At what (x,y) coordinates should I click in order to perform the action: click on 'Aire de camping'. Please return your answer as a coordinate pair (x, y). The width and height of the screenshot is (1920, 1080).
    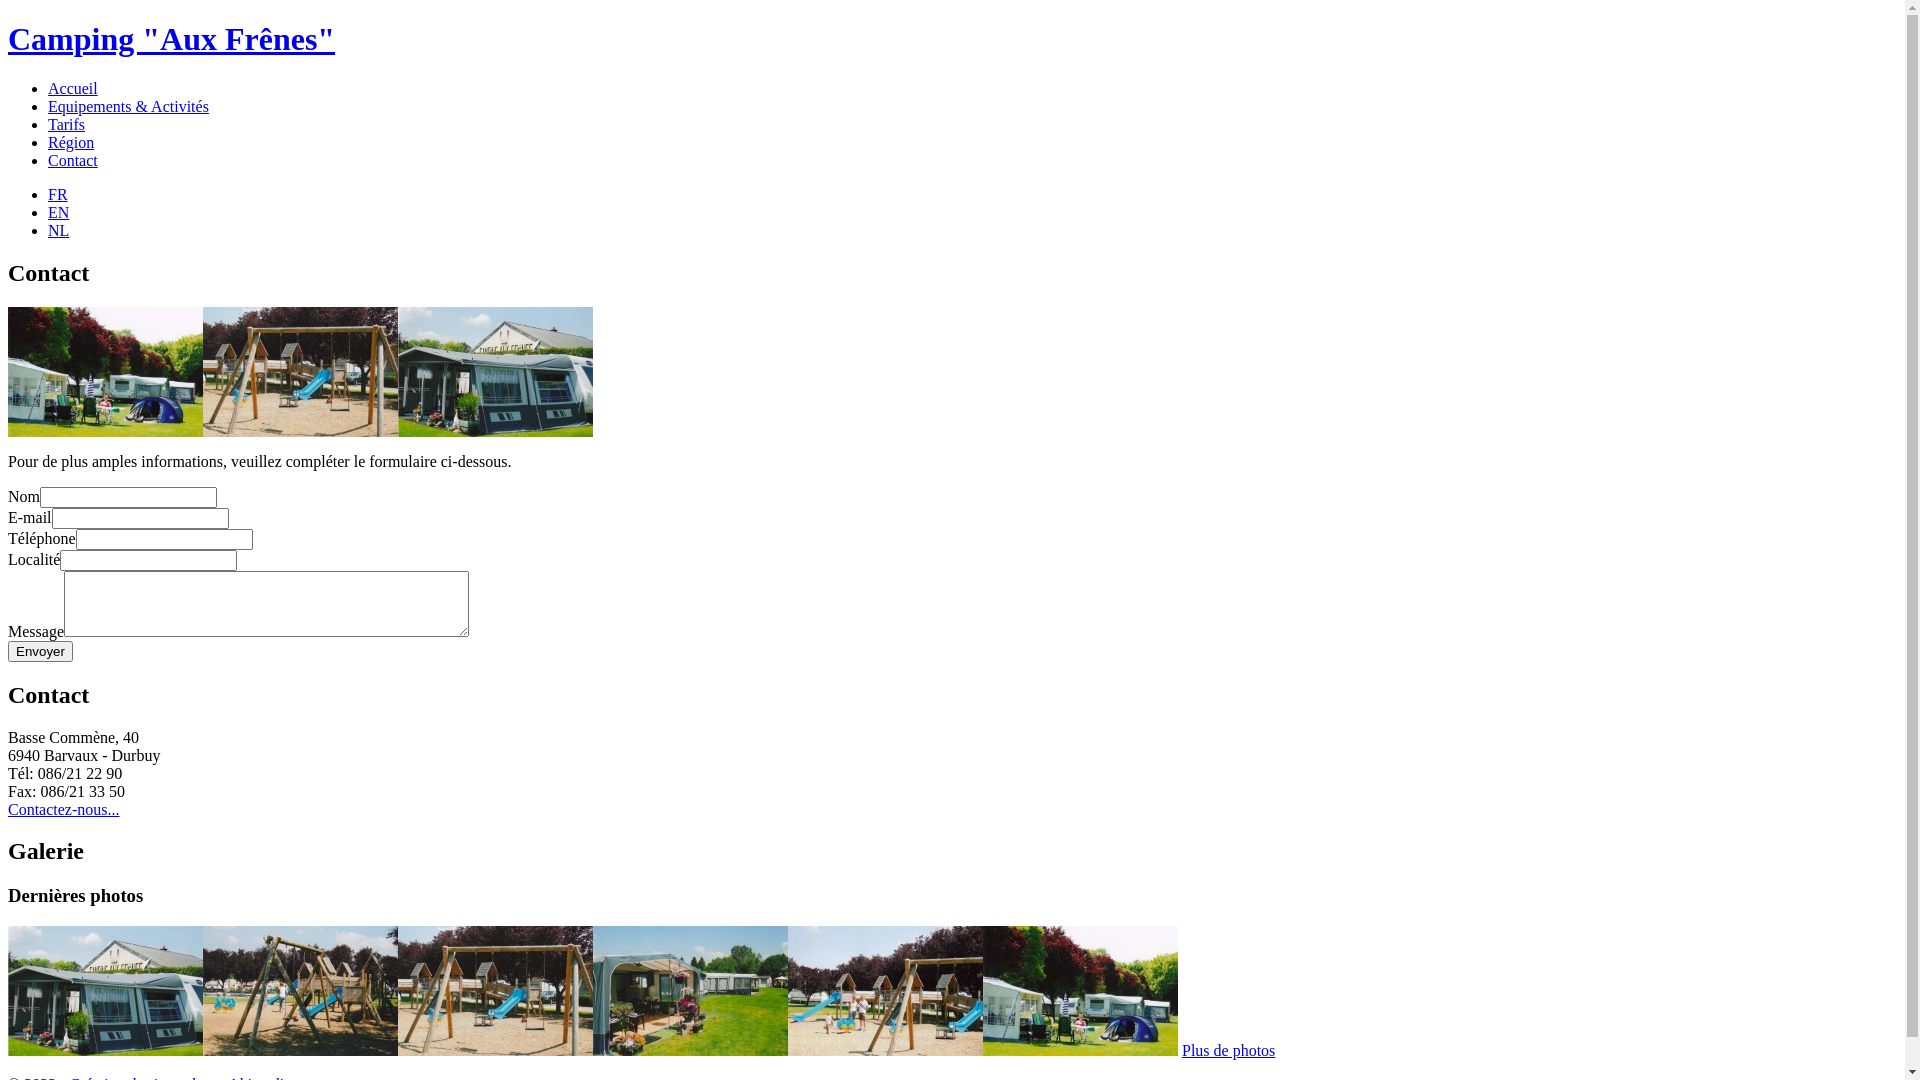
    Looking at the image, I should click on (690, 1049).